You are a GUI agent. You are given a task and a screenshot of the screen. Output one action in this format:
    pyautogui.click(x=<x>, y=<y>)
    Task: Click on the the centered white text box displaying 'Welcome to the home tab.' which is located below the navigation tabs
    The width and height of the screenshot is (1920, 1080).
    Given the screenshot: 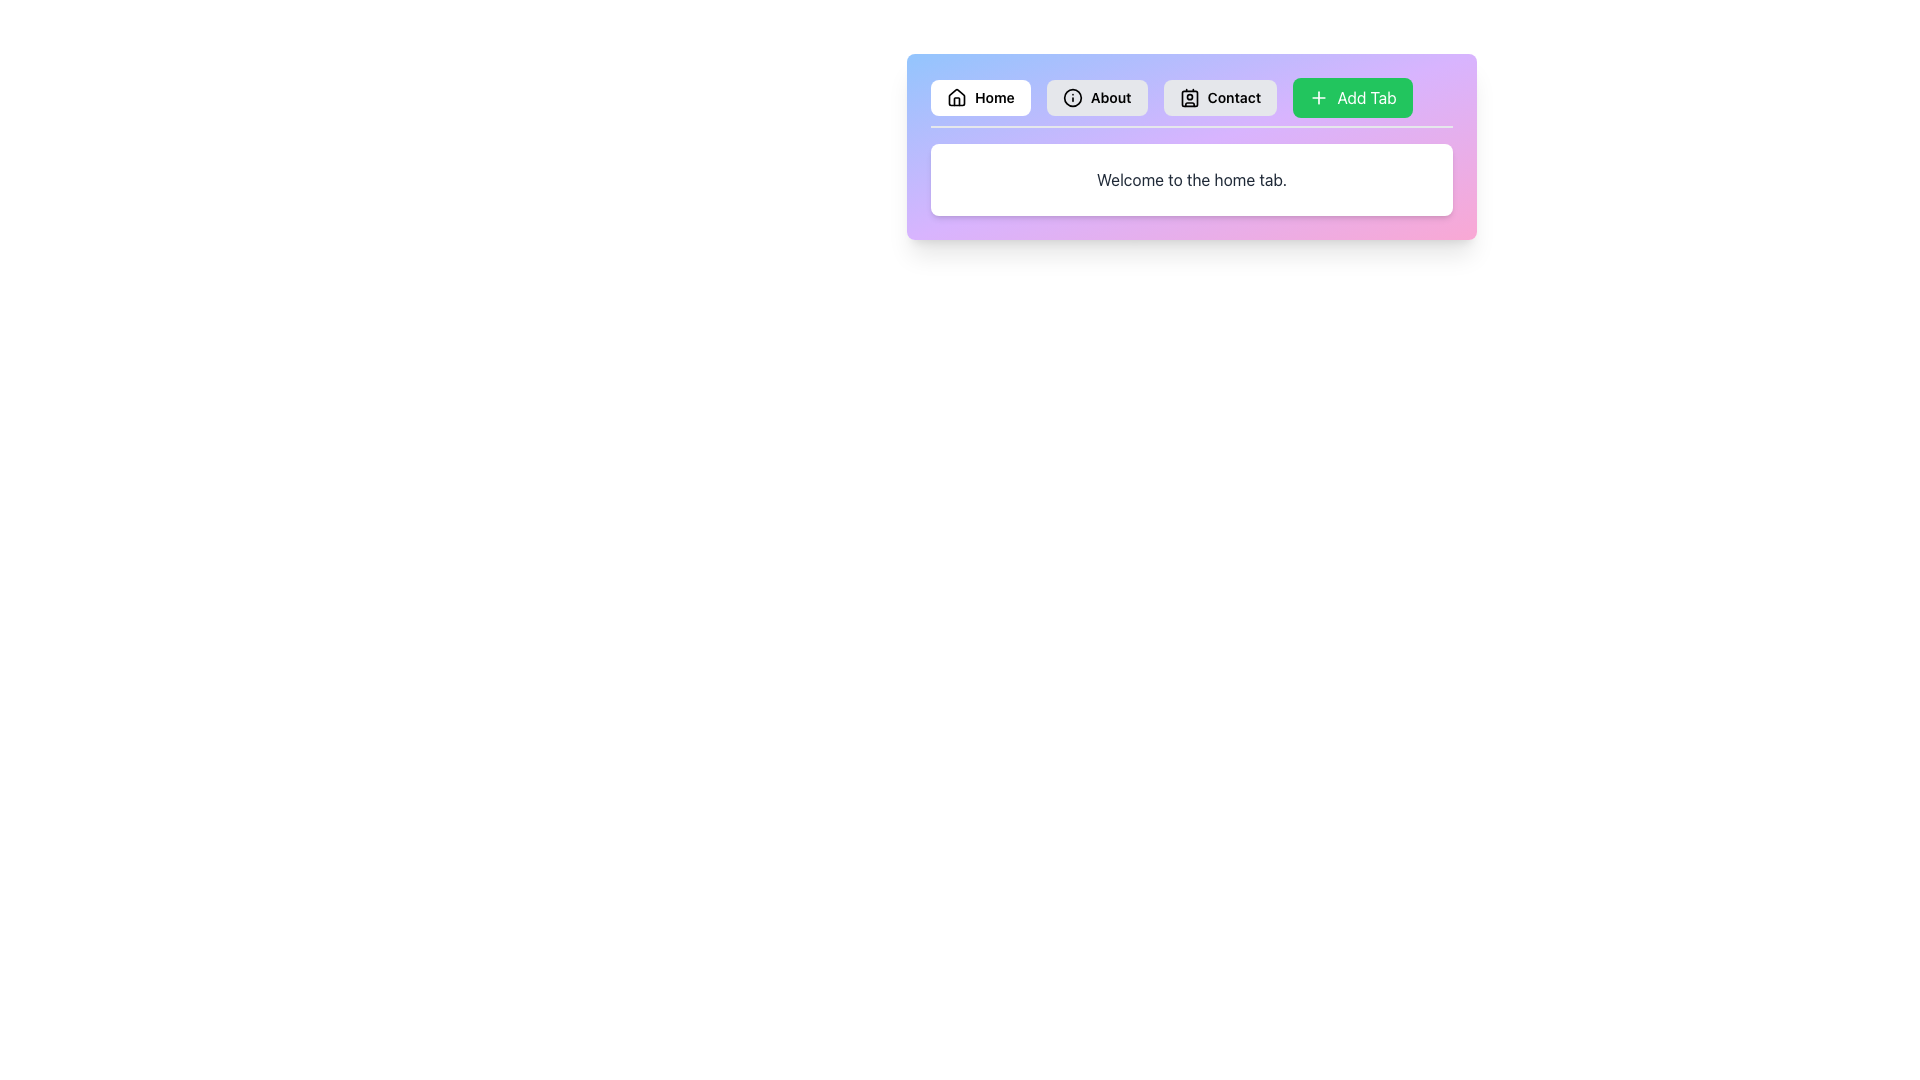 What is the action you would take?
    pyautogui.click(x=1191, y=180)
    